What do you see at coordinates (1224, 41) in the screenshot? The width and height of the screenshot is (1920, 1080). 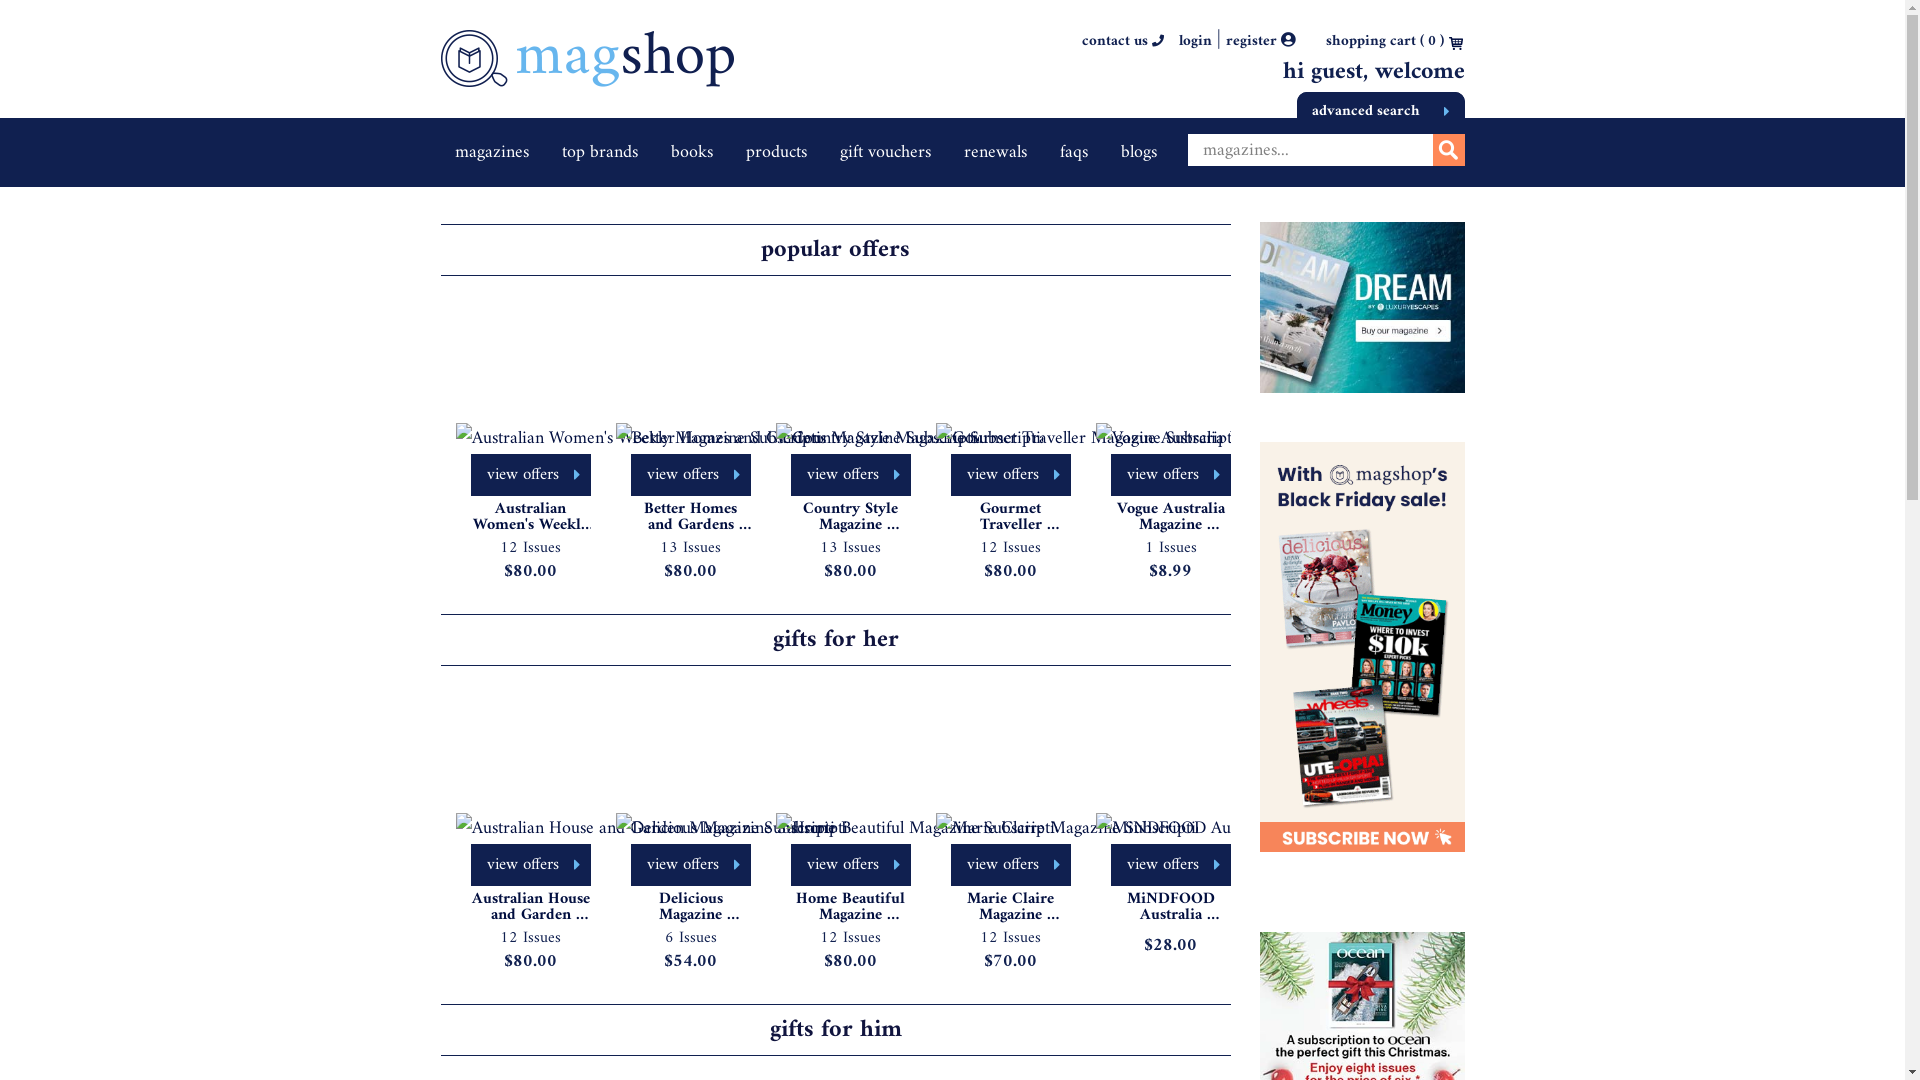 I see `'register '` at bounding box center [1224, 41].